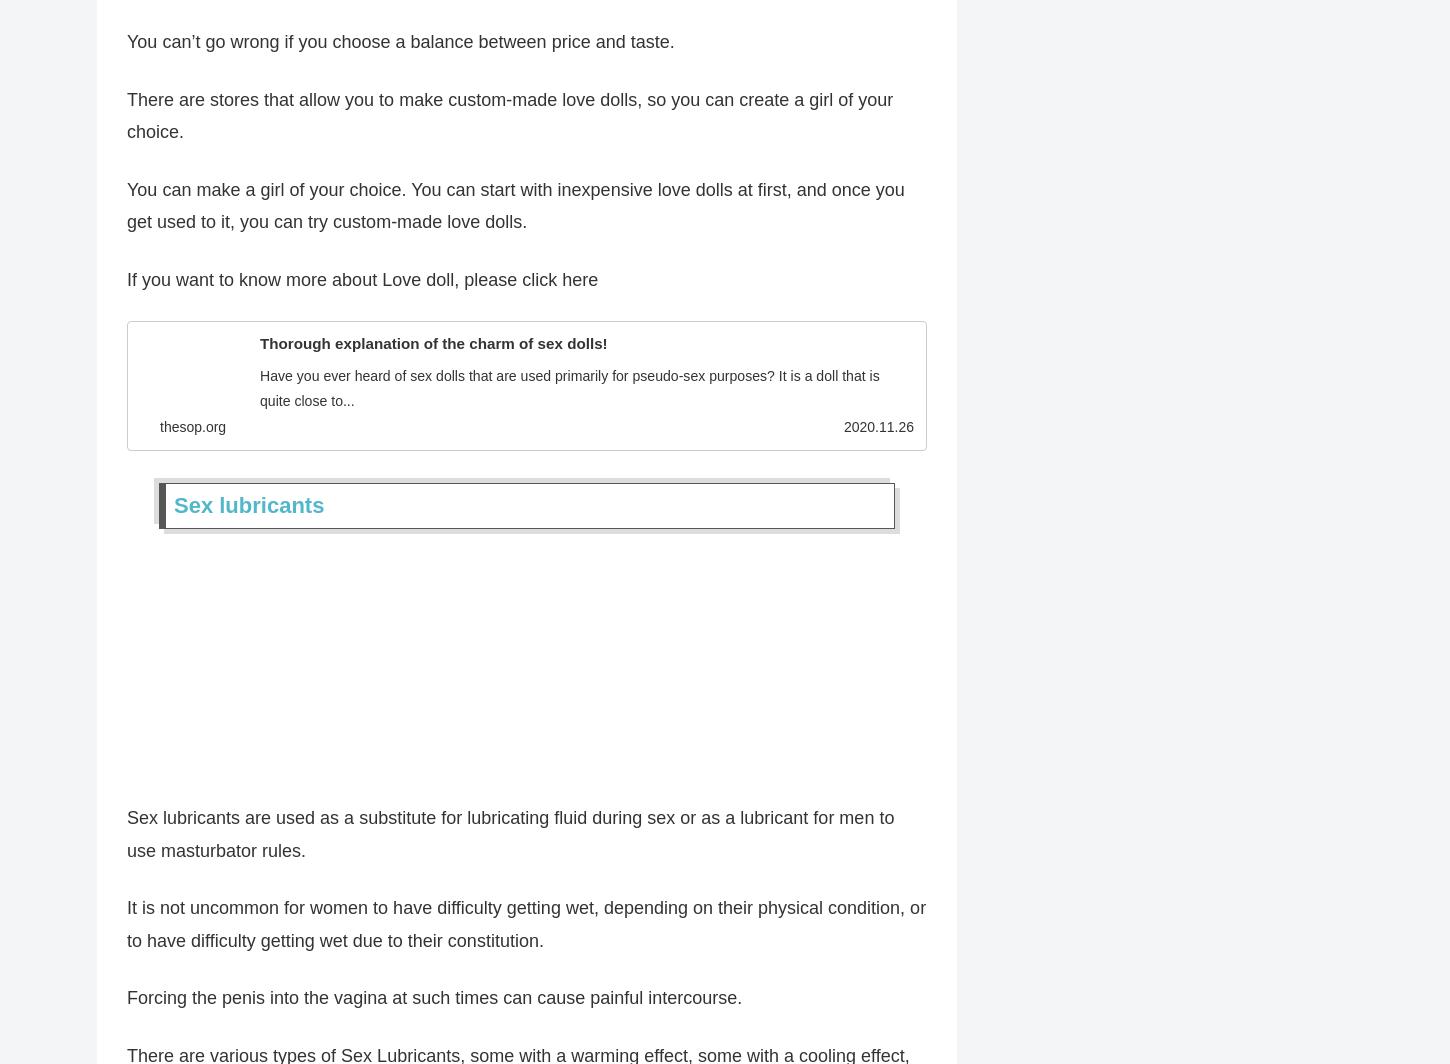  What do you see at coordinates (191, 431) in the screenshot?
I see `'thesop.org'` at bounding box center [191, 431].